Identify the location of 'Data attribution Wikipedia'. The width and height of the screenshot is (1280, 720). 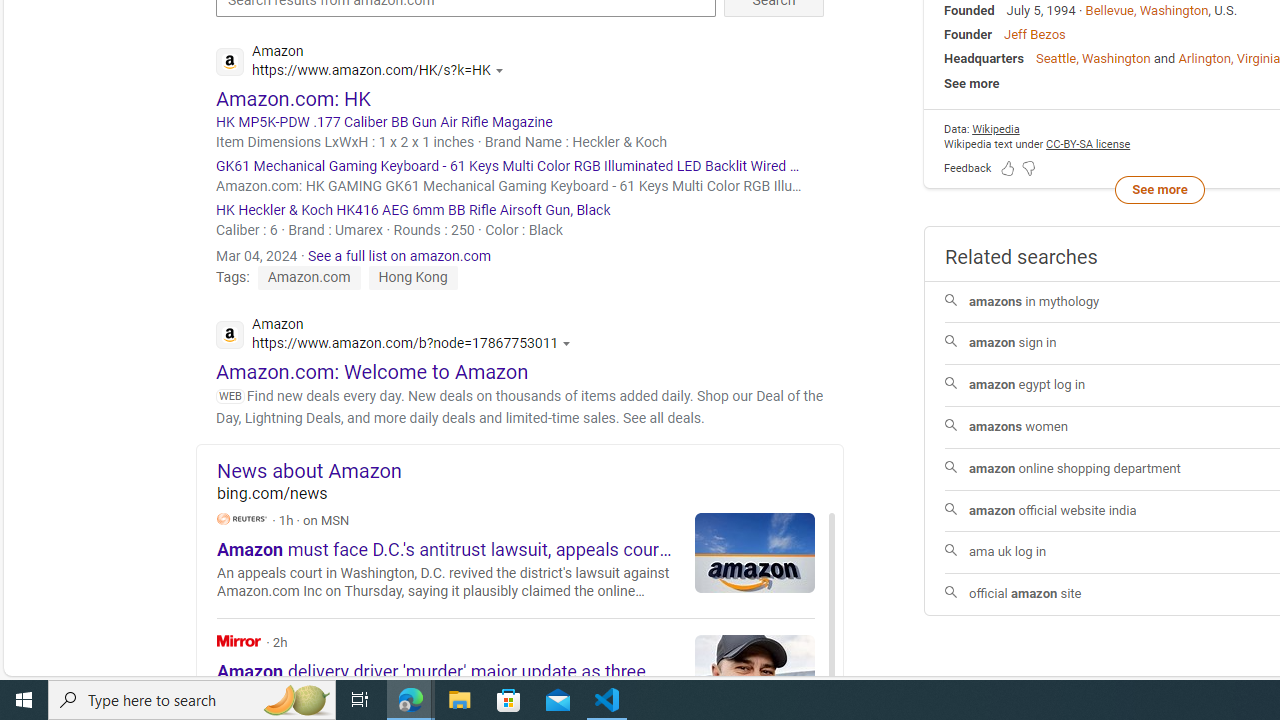
(995, 129).